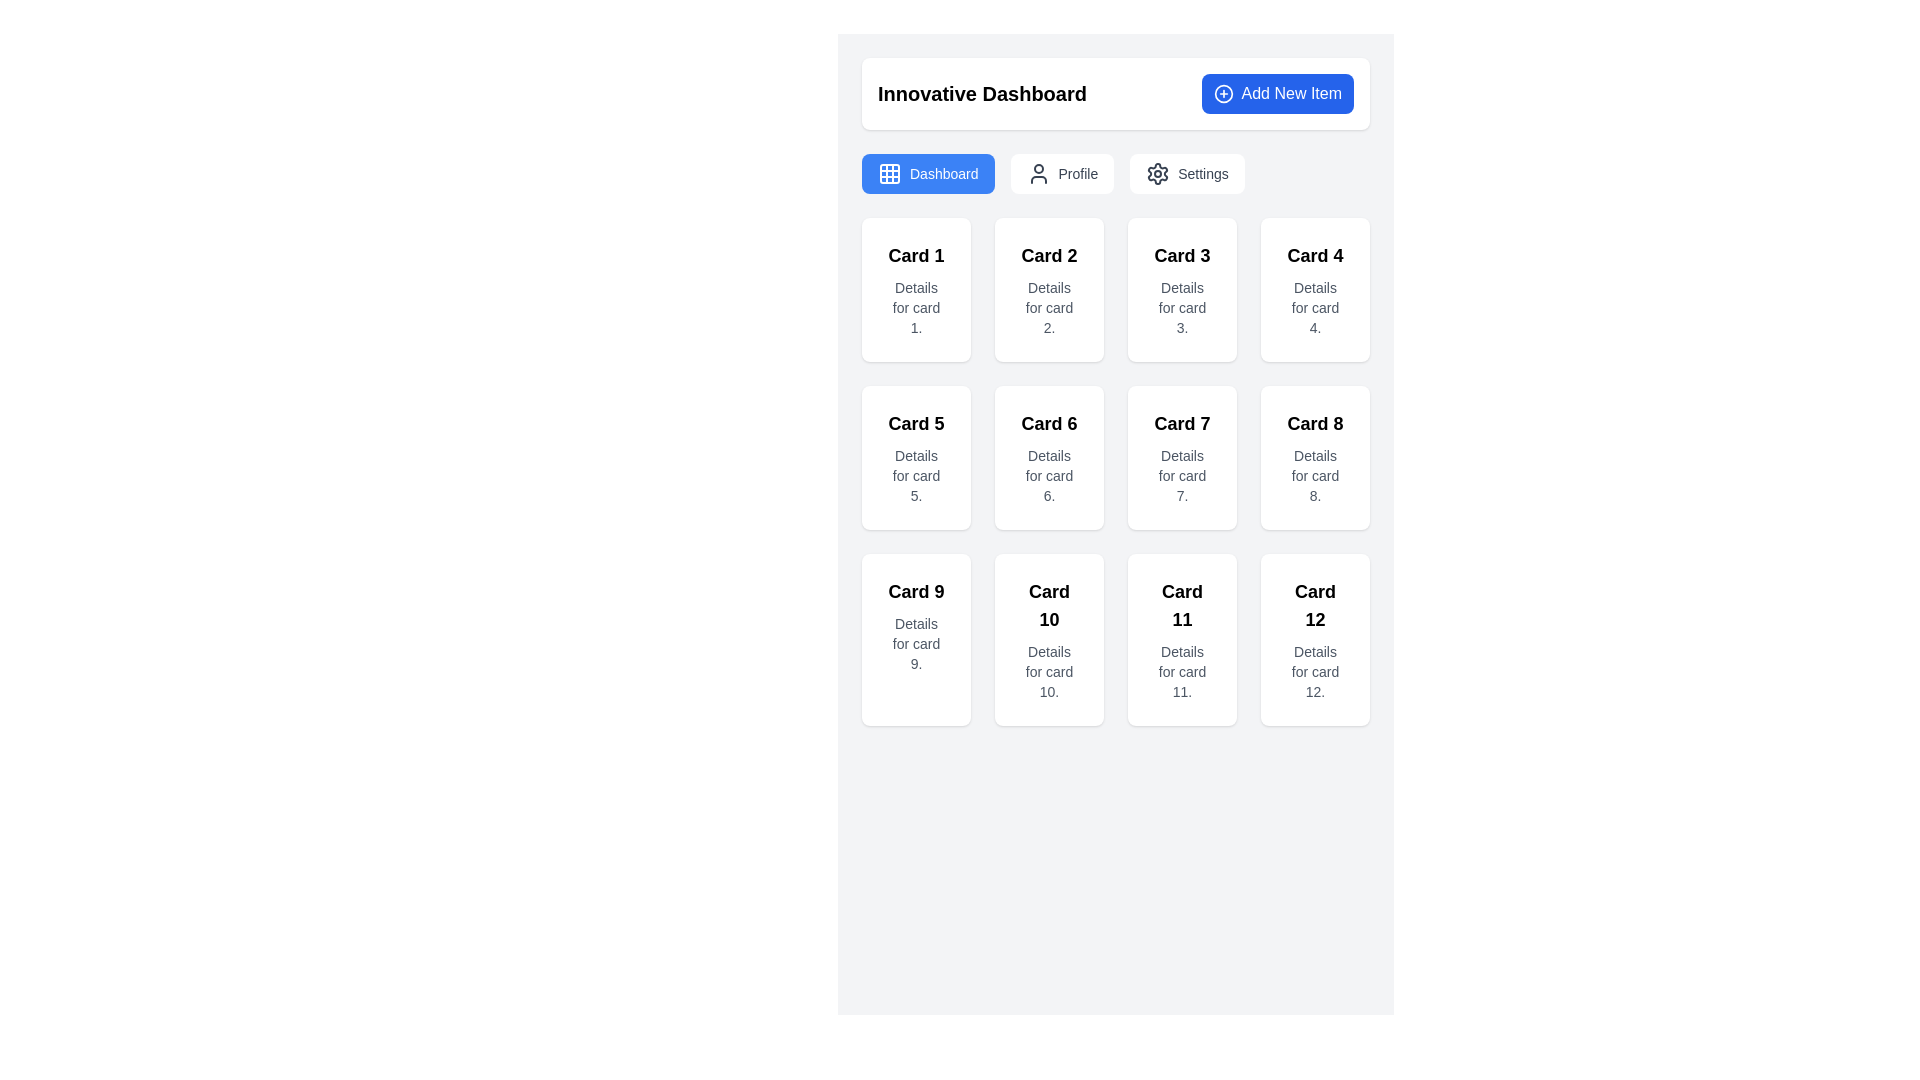 The width and height of the screenshot is (1920, 1080). Describe the element at coordinates (1315, 458) in the screenshot. I see `the content of 'Card 8', which is the eighth element in a 4x3 grid layout, located in the second row, fourth column` at that location.